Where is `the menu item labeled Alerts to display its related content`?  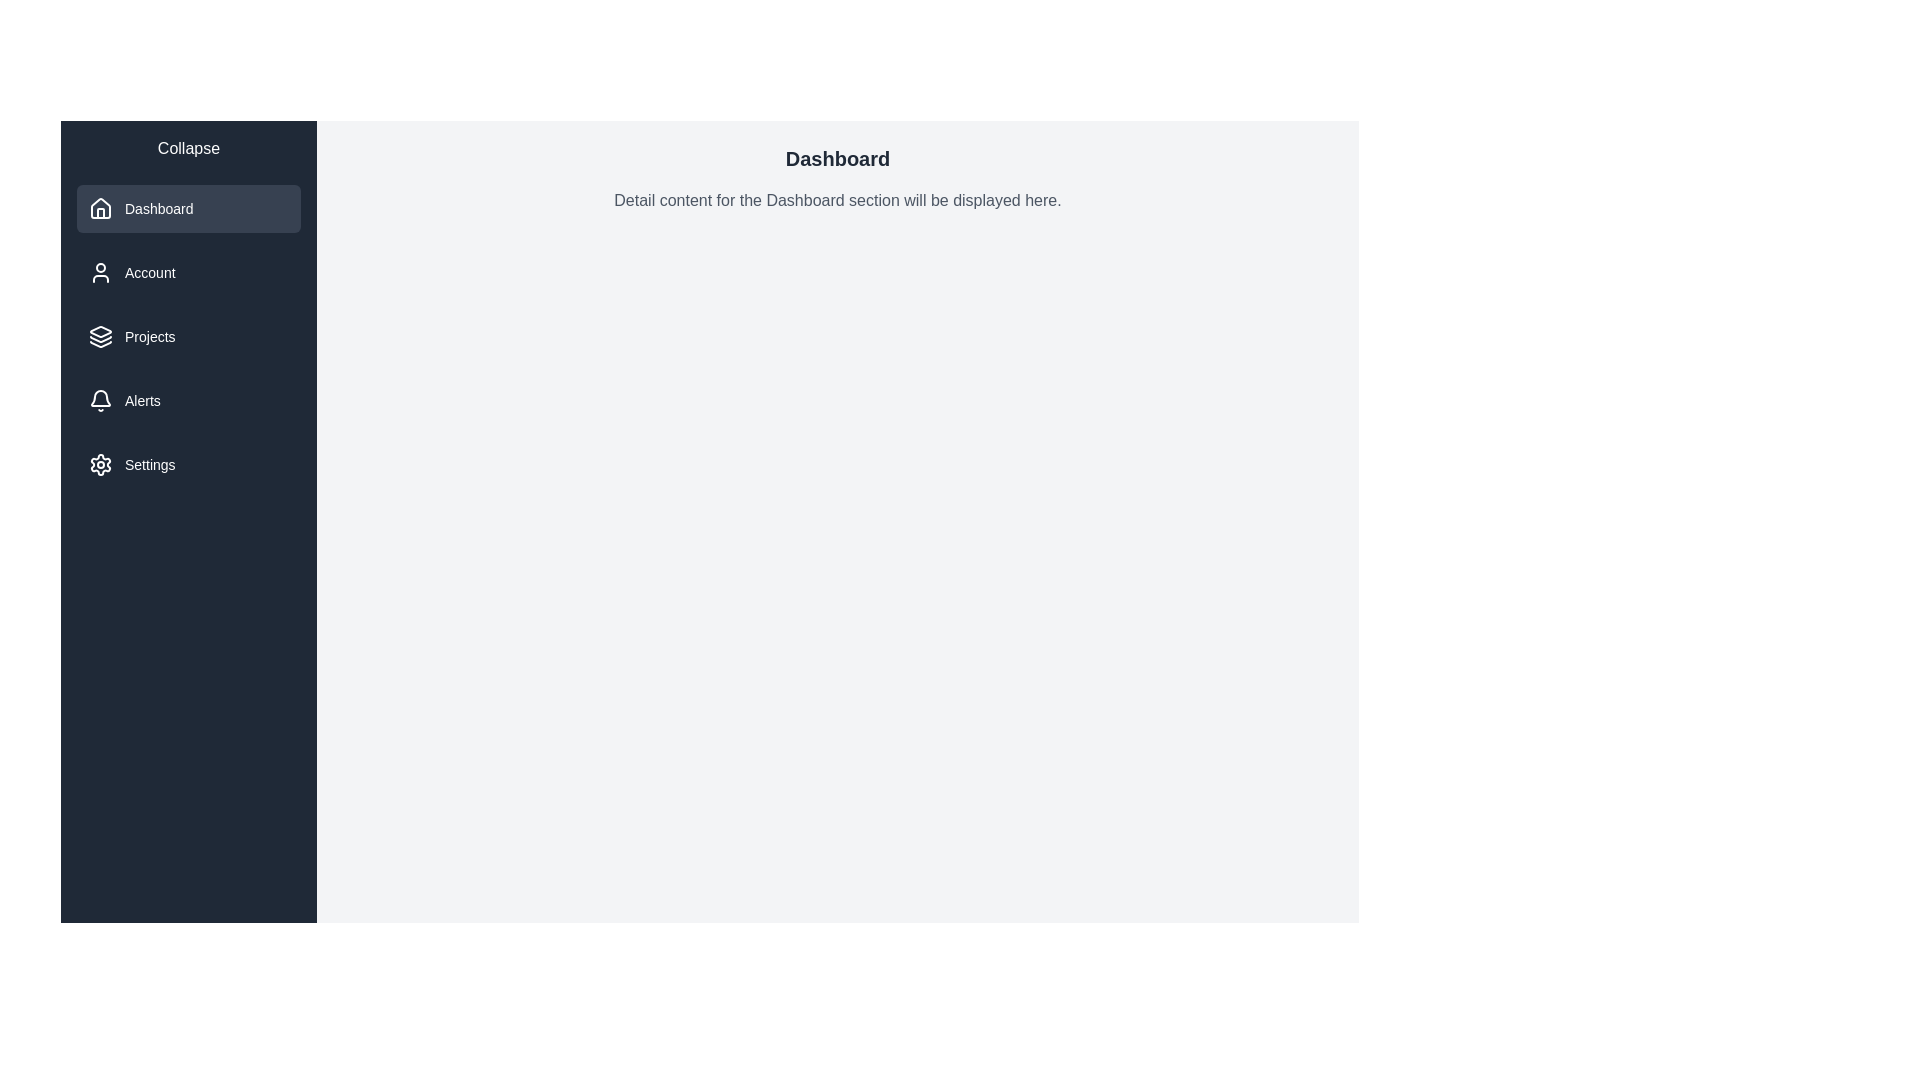
the menu item labeled Alerts to display its related content is located at coordinates (188, 401).